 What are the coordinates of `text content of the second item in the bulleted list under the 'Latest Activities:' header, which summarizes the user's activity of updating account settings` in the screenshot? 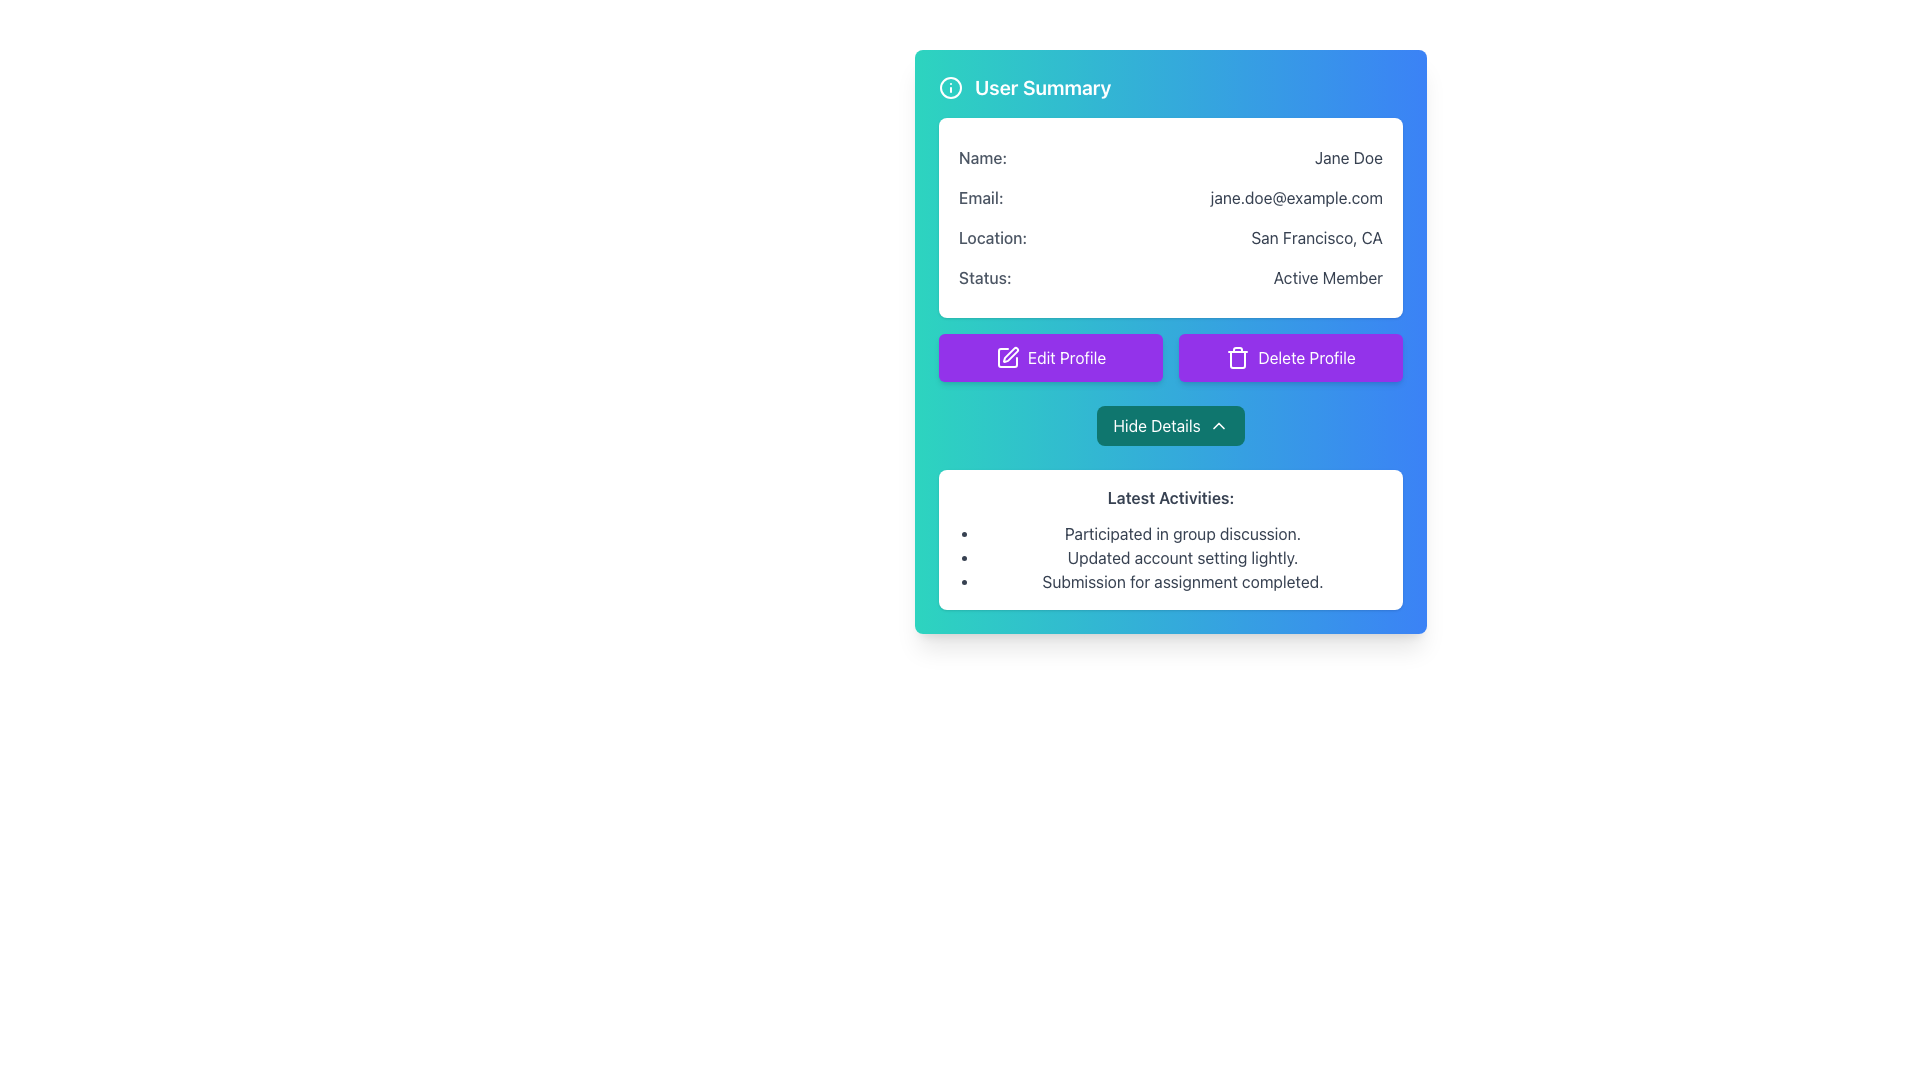 It's located at (1182, 558).